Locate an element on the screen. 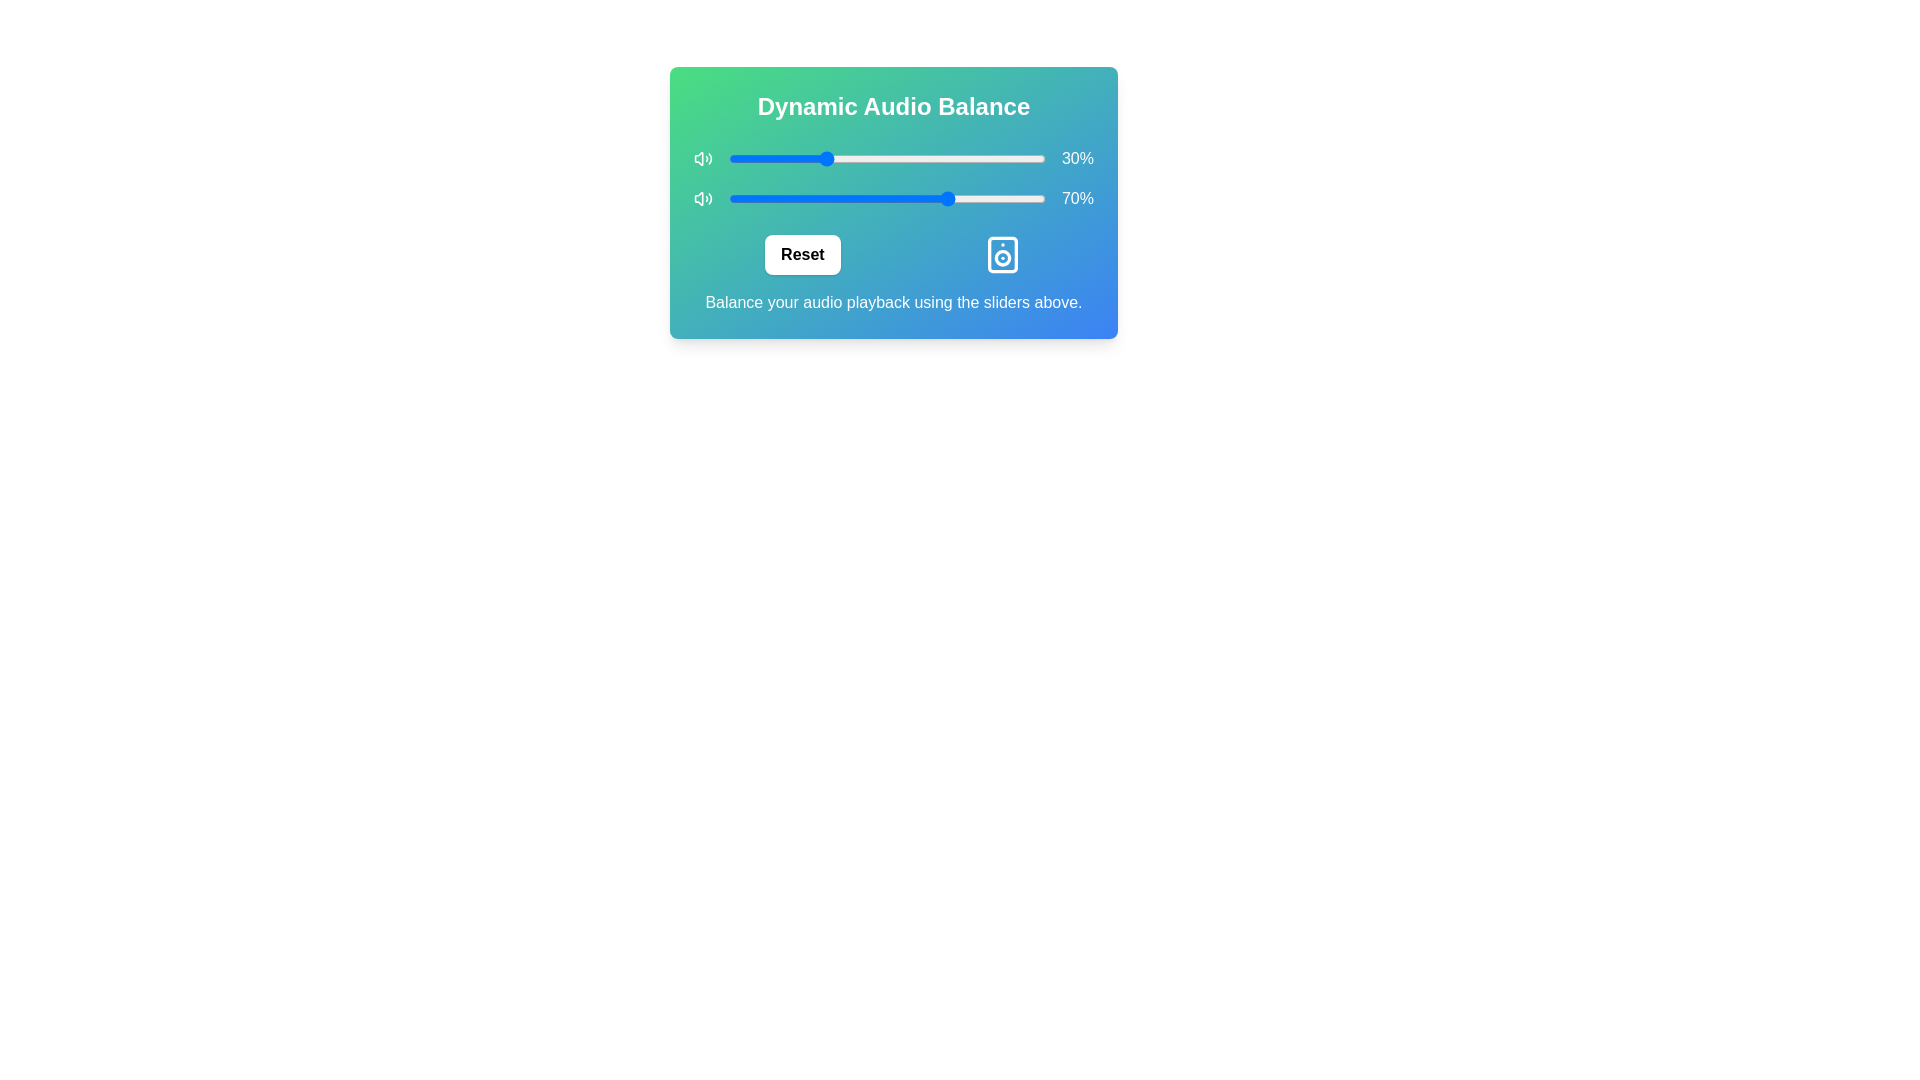 This screenshot has width=1920, height=1080. the slider is located at coordinates (1010, 157).